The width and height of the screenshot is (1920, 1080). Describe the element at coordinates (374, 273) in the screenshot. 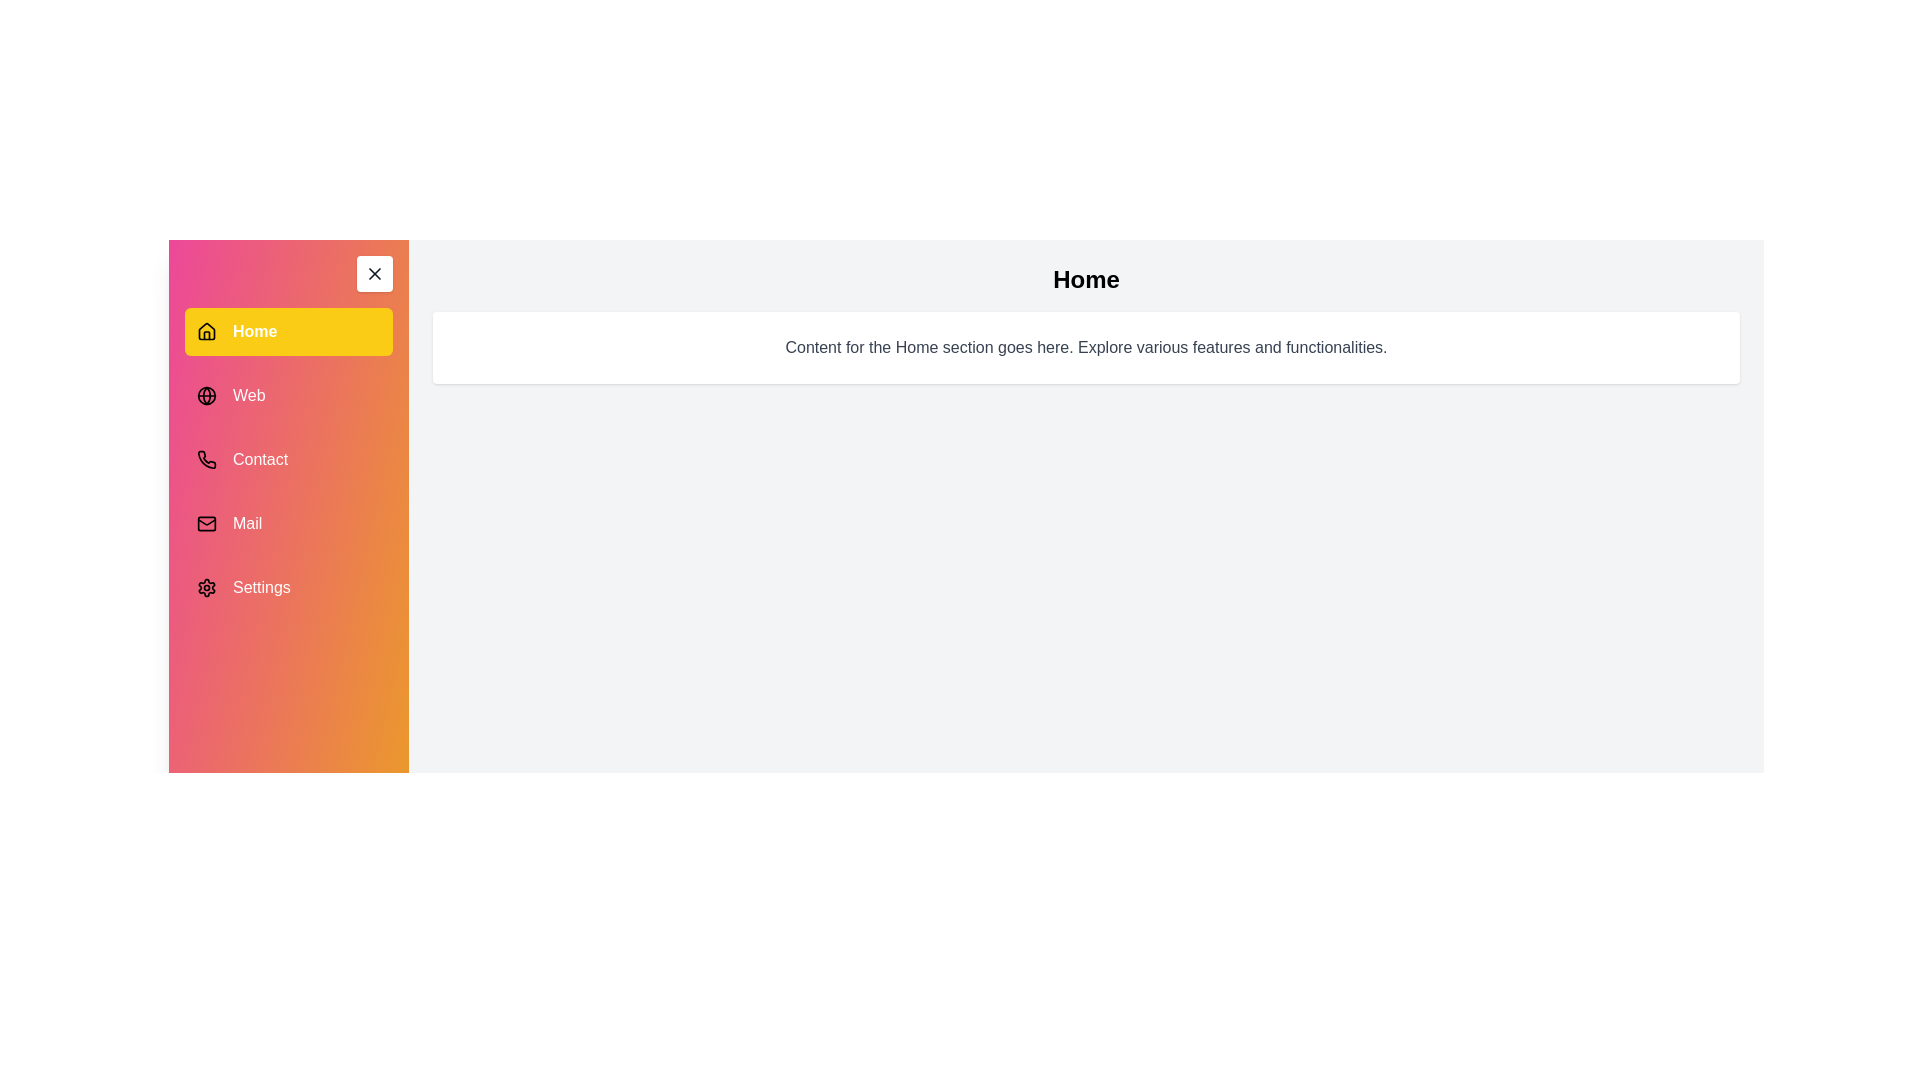

I see `'X' button to toggle the drawer visibility` at that location.